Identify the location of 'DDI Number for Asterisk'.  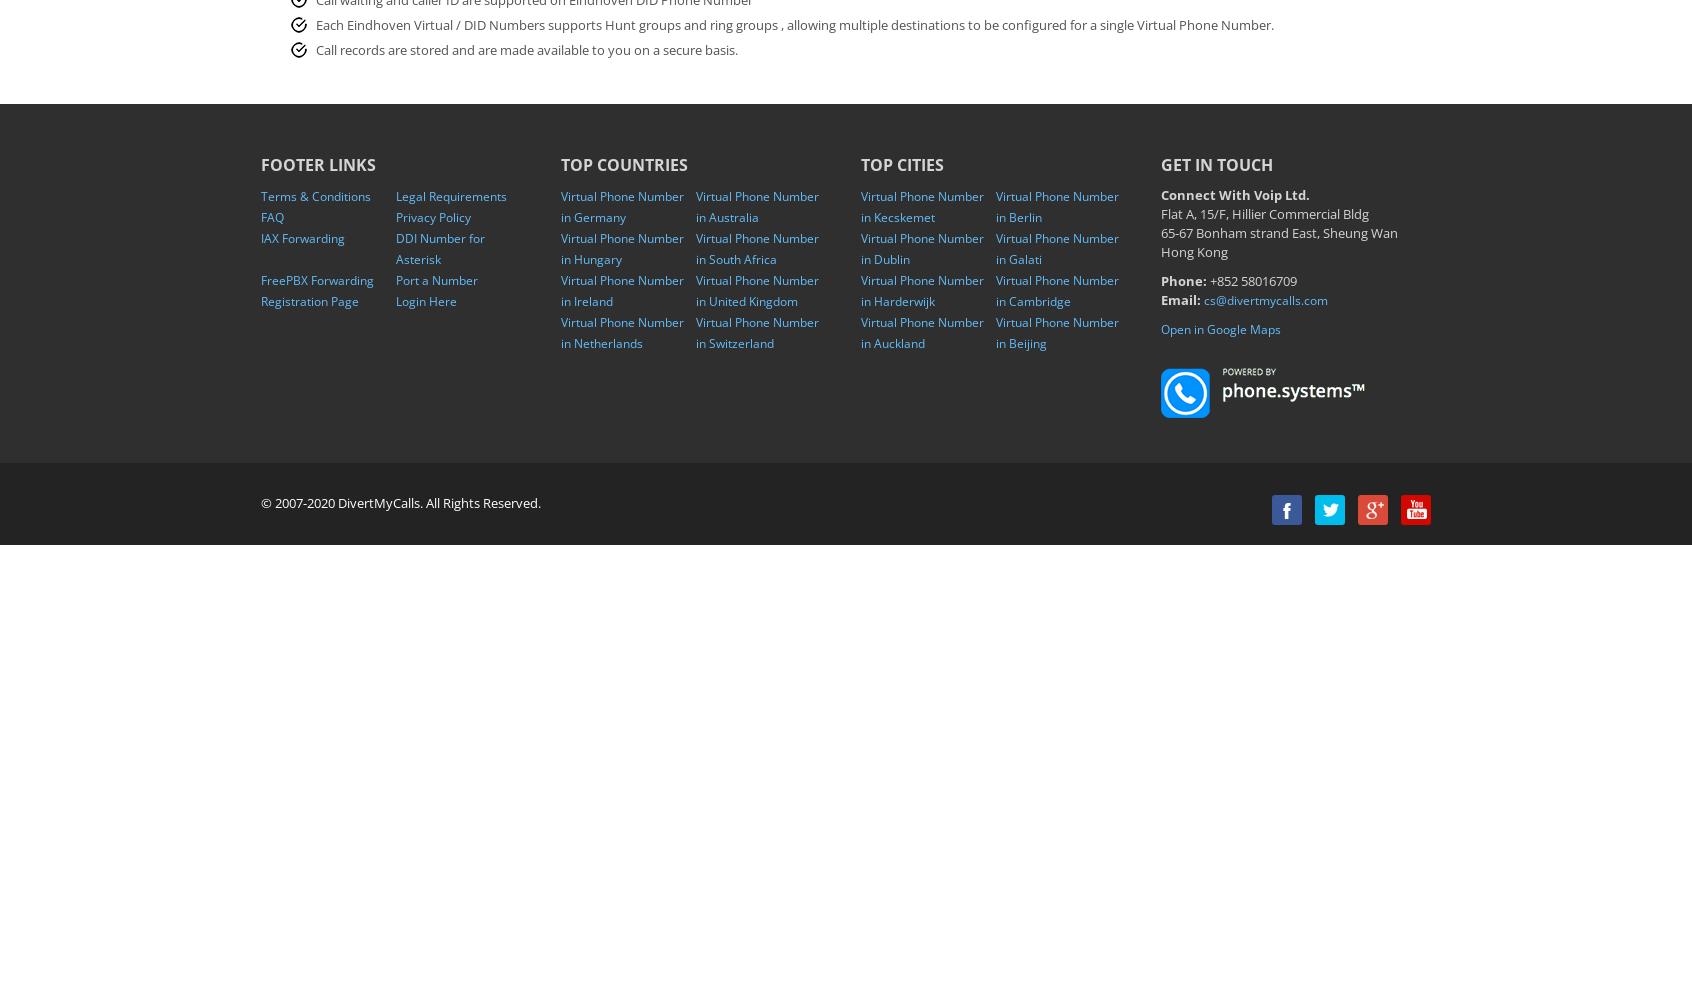
(439, 248).